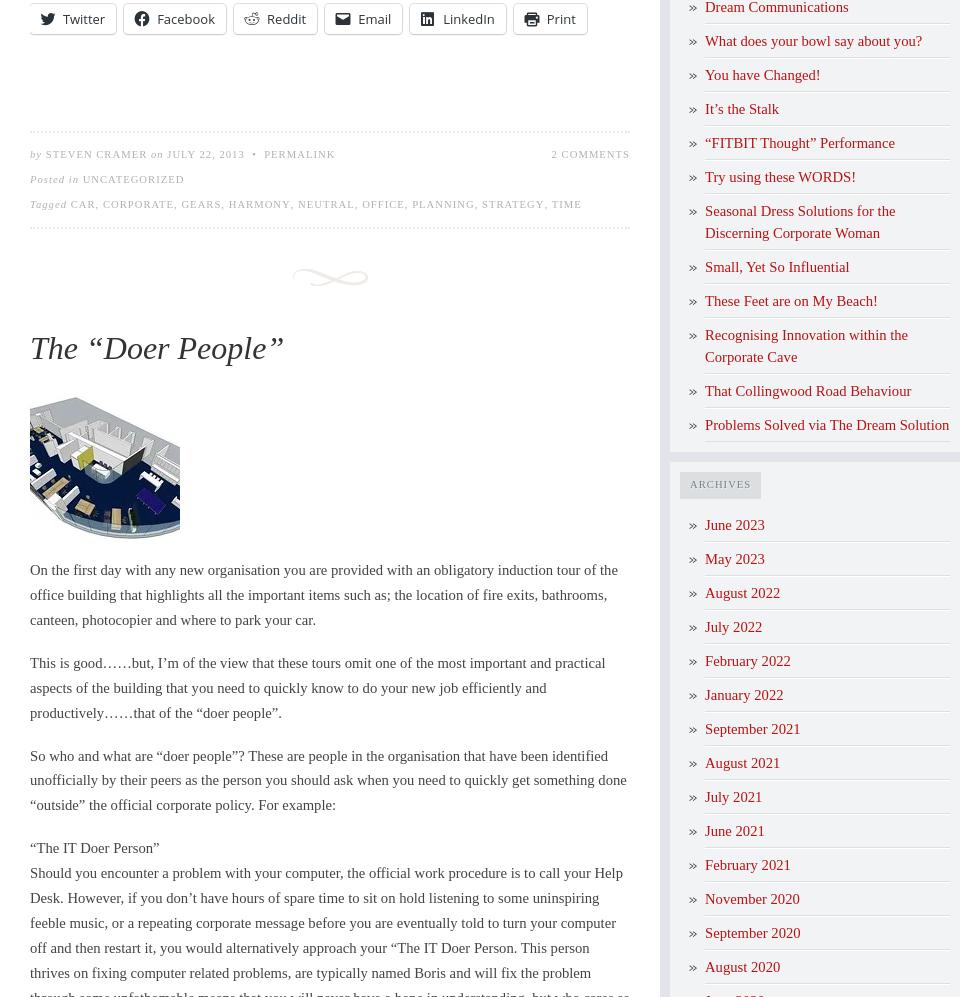  What do you see at coordinates (799, 221) in the screenshot?
I see `'Seasonal Dress Solutions for the Discerning Corporate Woman'` at bounding box center [799, 221].